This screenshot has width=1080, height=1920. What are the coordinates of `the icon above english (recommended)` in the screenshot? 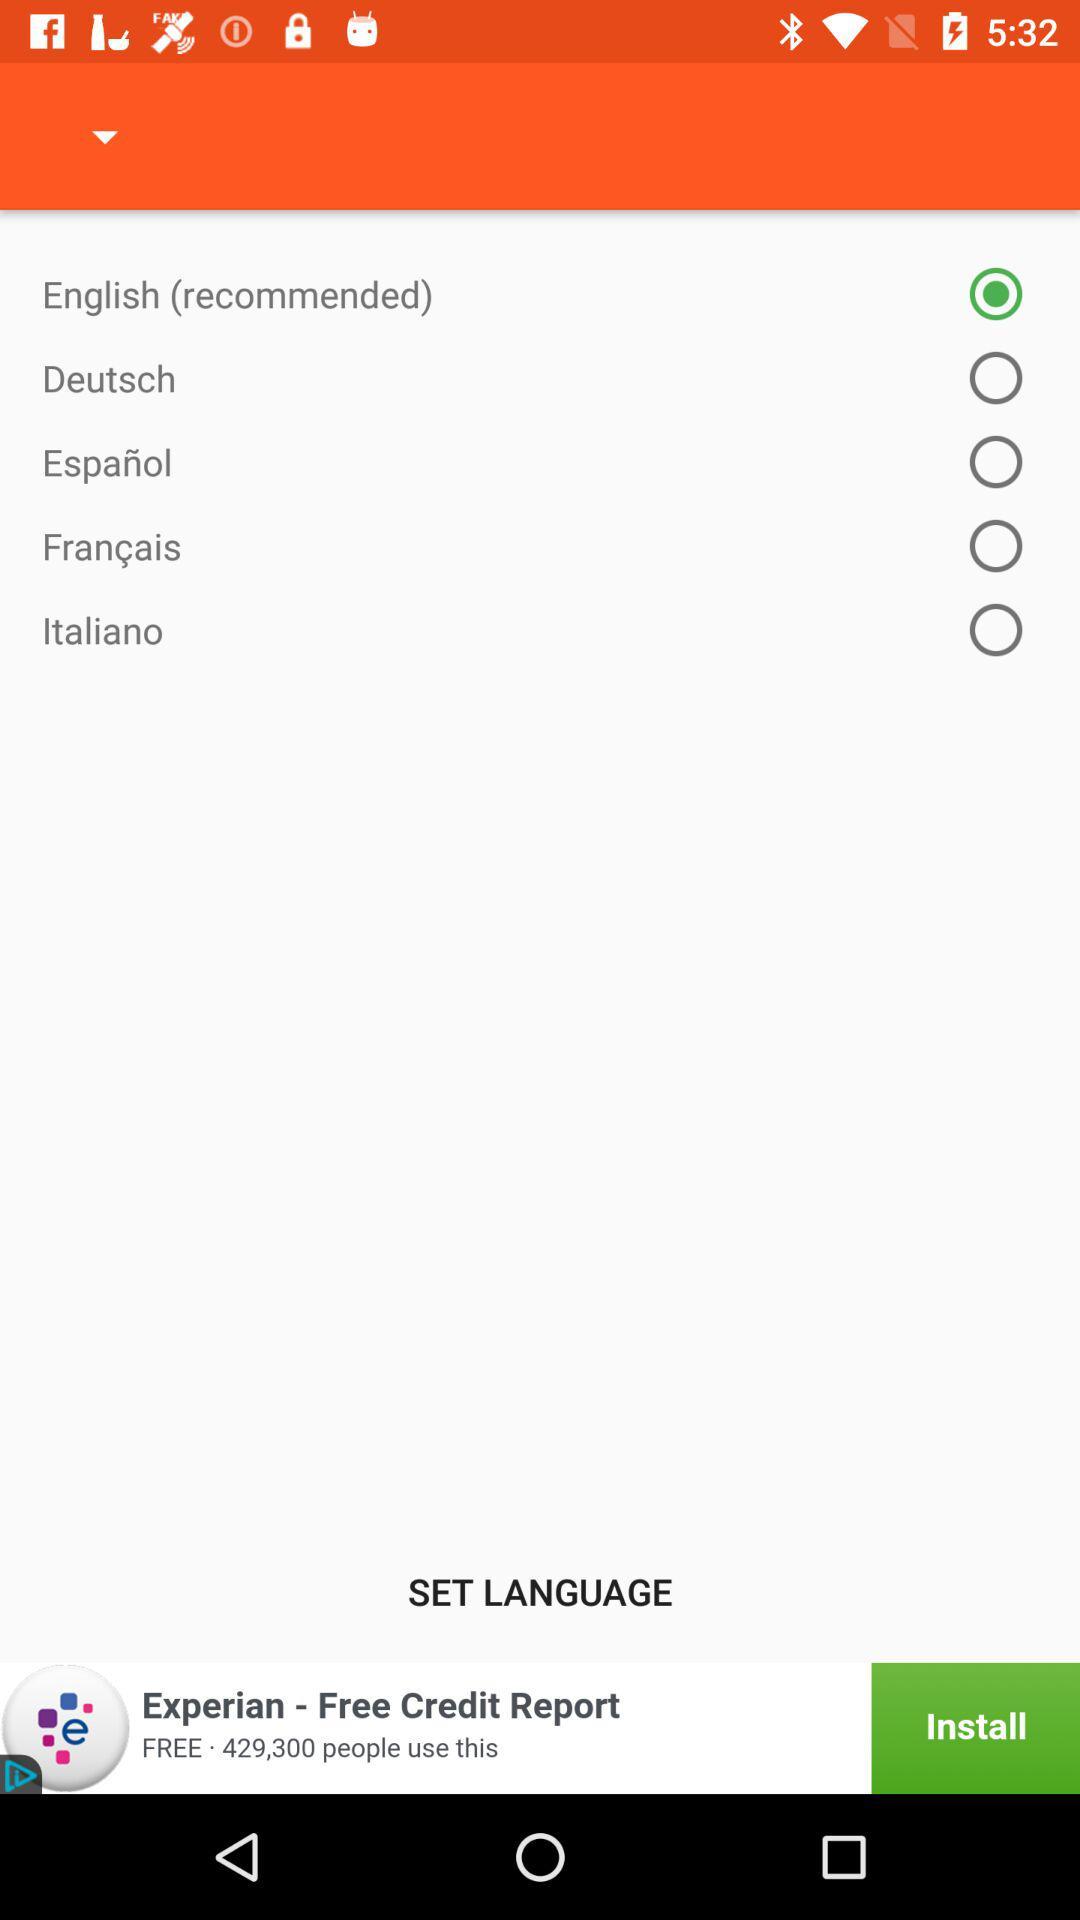 It's located at (104, 135).